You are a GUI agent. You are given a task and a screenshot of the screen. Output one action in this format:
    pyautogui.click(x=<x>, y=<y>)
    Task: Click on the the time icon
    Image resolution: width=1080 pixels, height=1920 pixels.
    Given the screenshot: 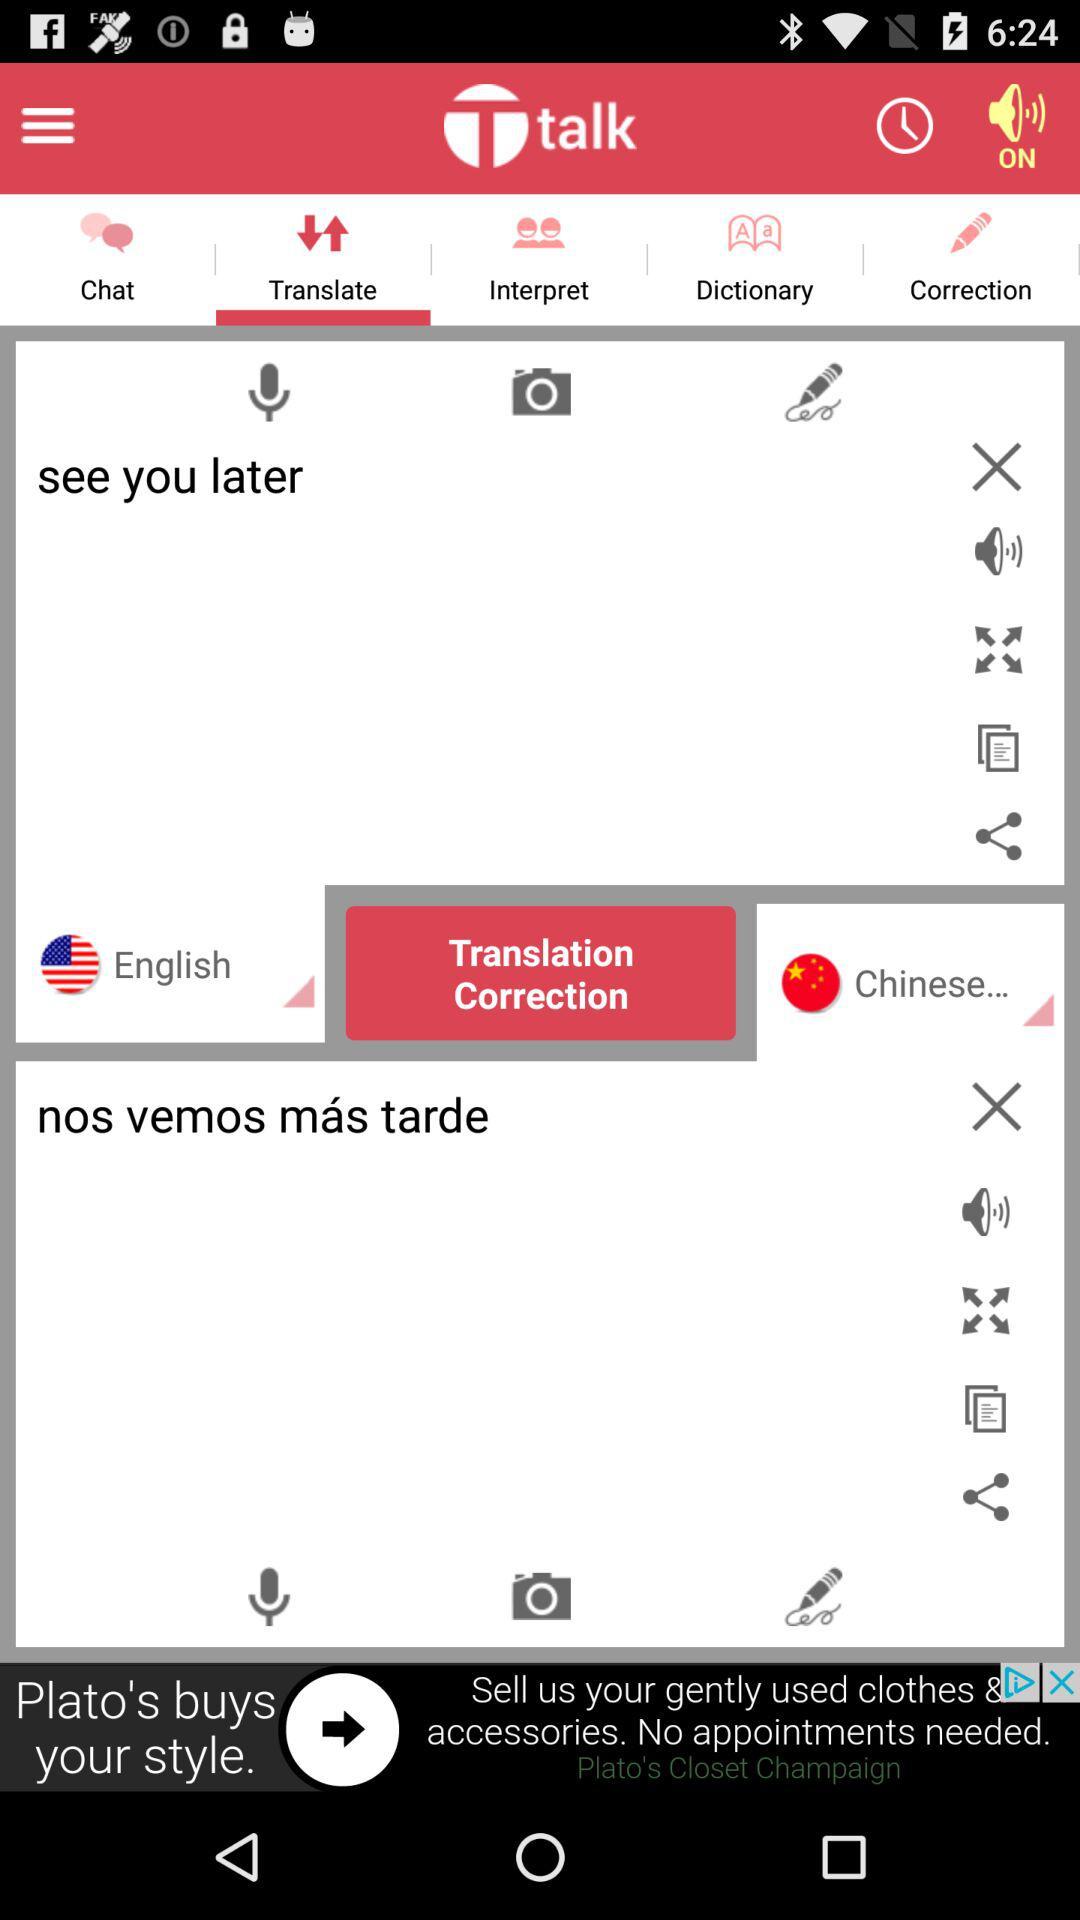 What is the action you would take?
    pyautogui.click(x=904, y=133)
    